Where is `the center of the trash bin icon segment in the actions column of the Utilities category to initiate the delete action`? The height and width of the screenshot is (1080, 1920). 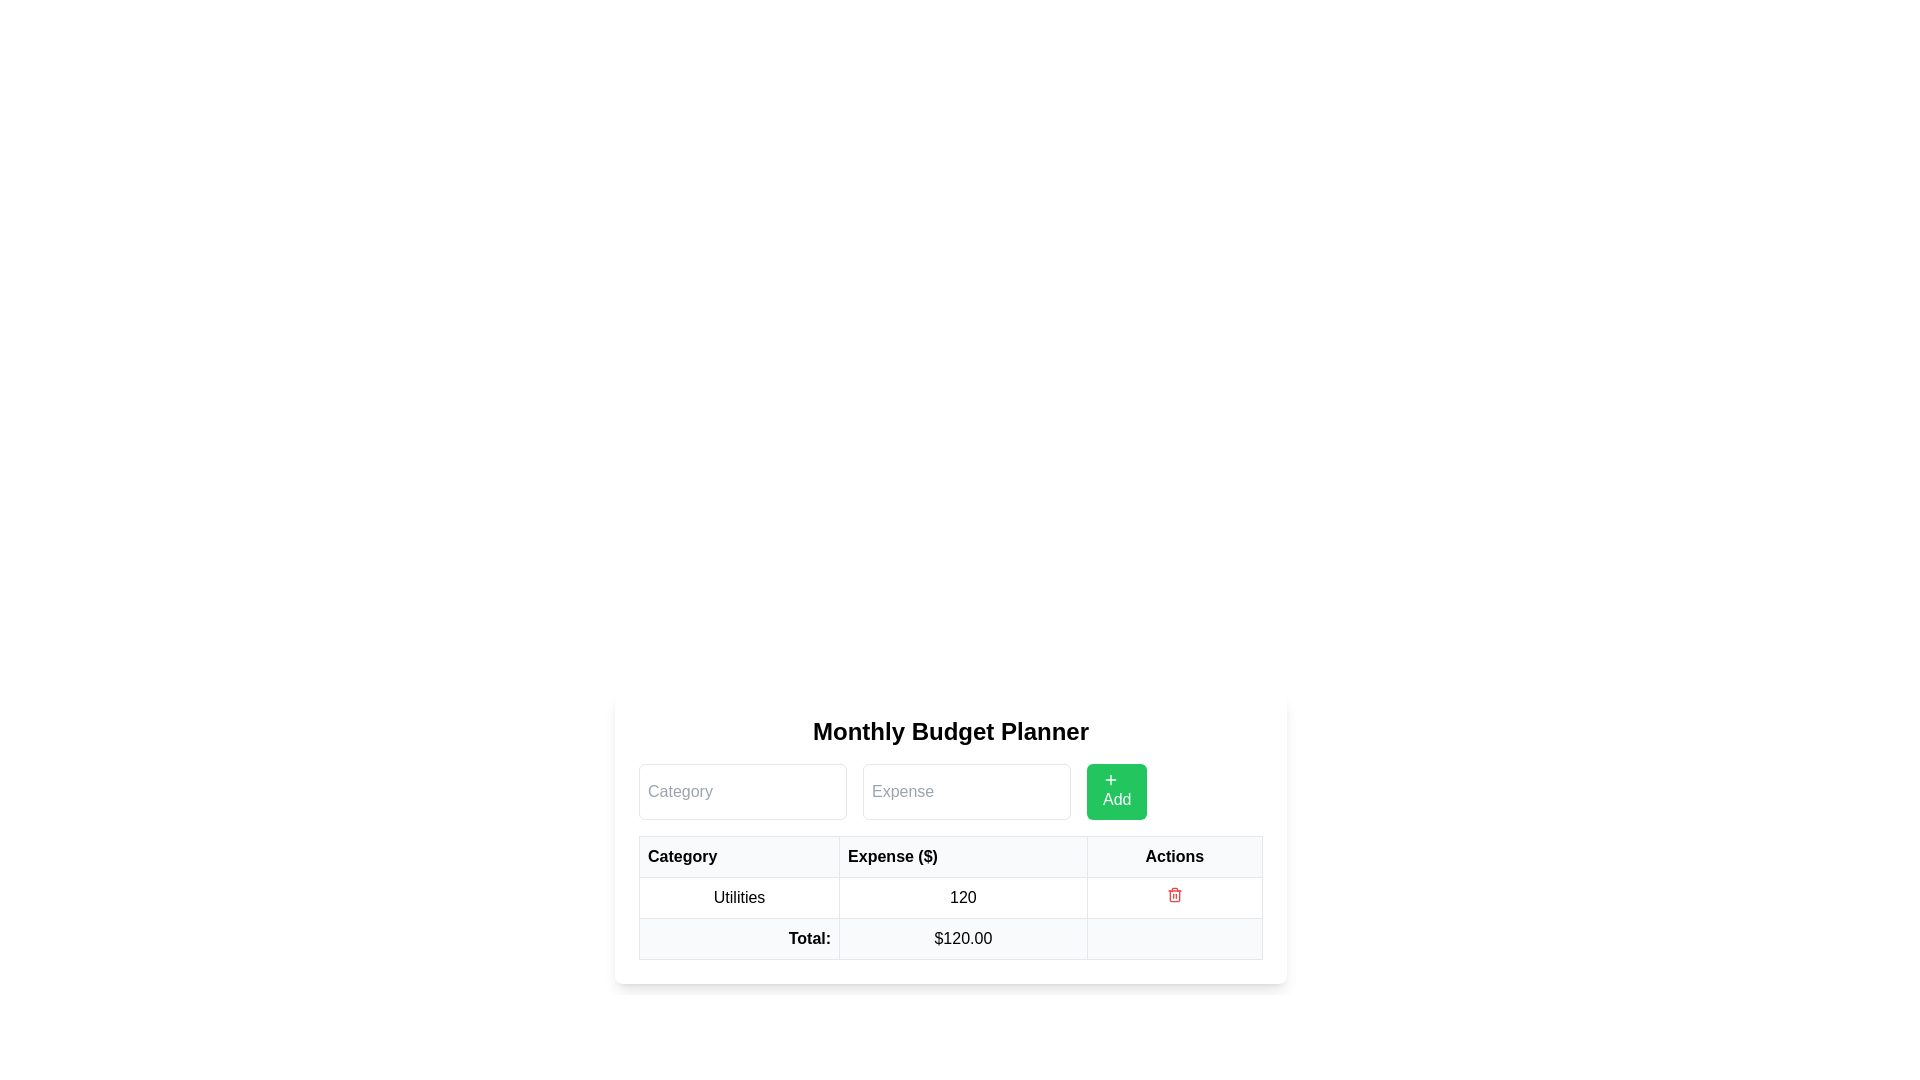 the center of the trash bin icon segment in the actions column of the Utilities category to initiate the delete action is located at coordinates (1174, 895).